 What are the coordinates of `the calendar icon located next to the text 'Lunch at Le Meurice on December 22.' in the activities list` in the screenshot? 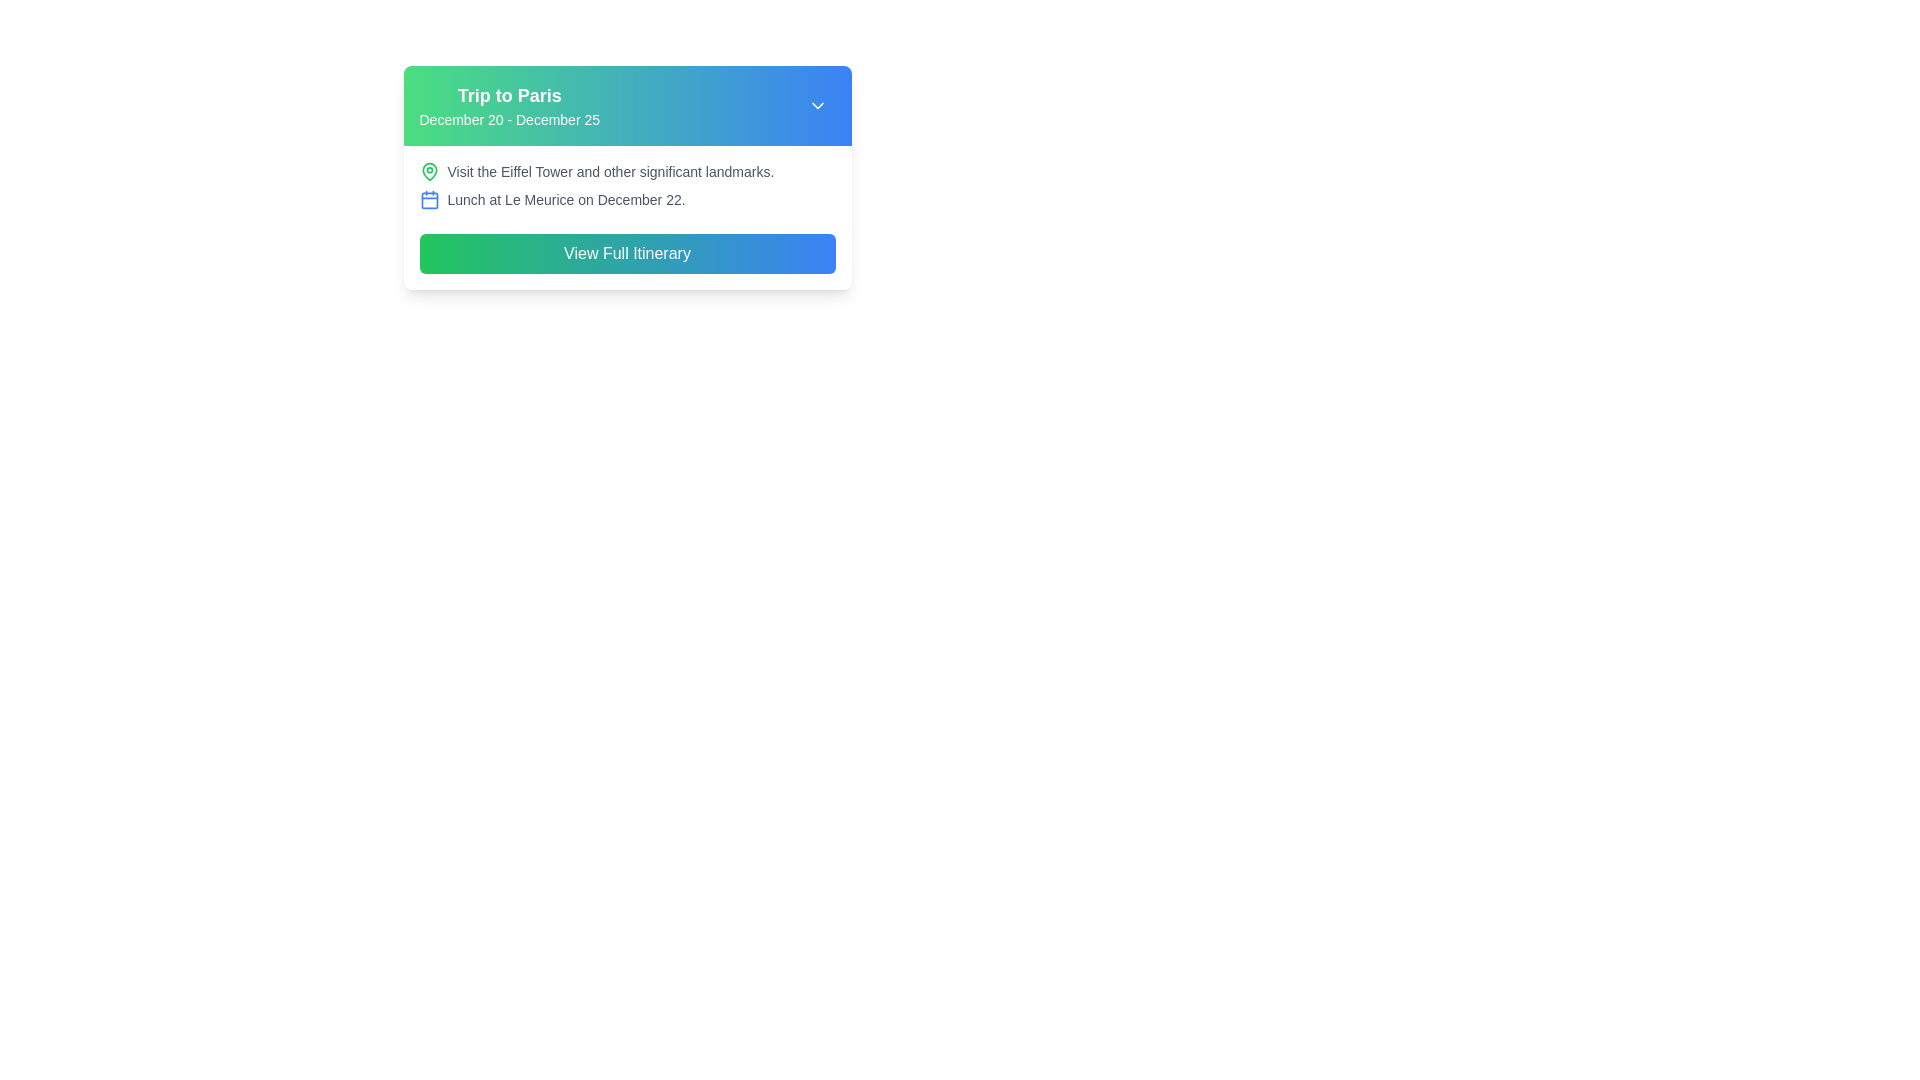 It's located at (428, 200).